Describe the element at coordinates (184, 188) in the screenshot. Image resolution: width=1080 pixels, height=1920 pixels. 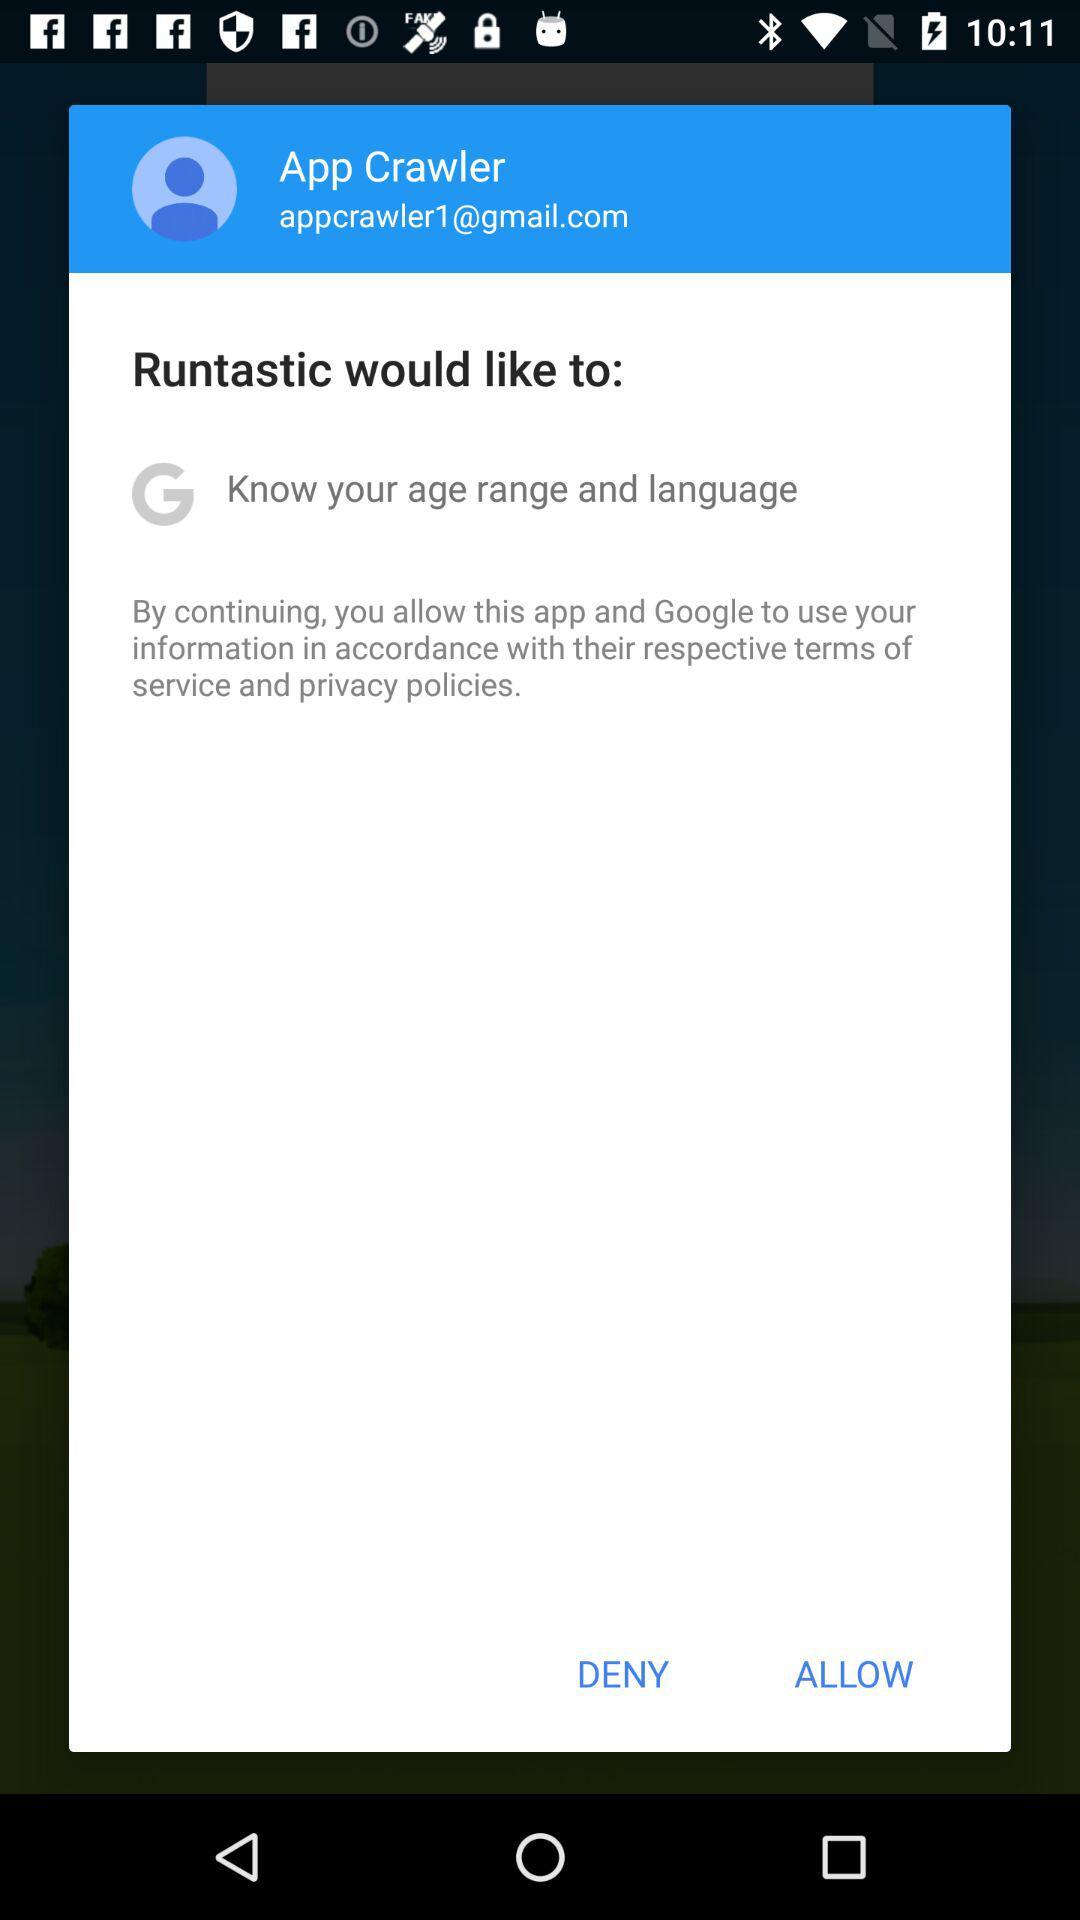
I see `the icon above the runtastic would like item` at that location.